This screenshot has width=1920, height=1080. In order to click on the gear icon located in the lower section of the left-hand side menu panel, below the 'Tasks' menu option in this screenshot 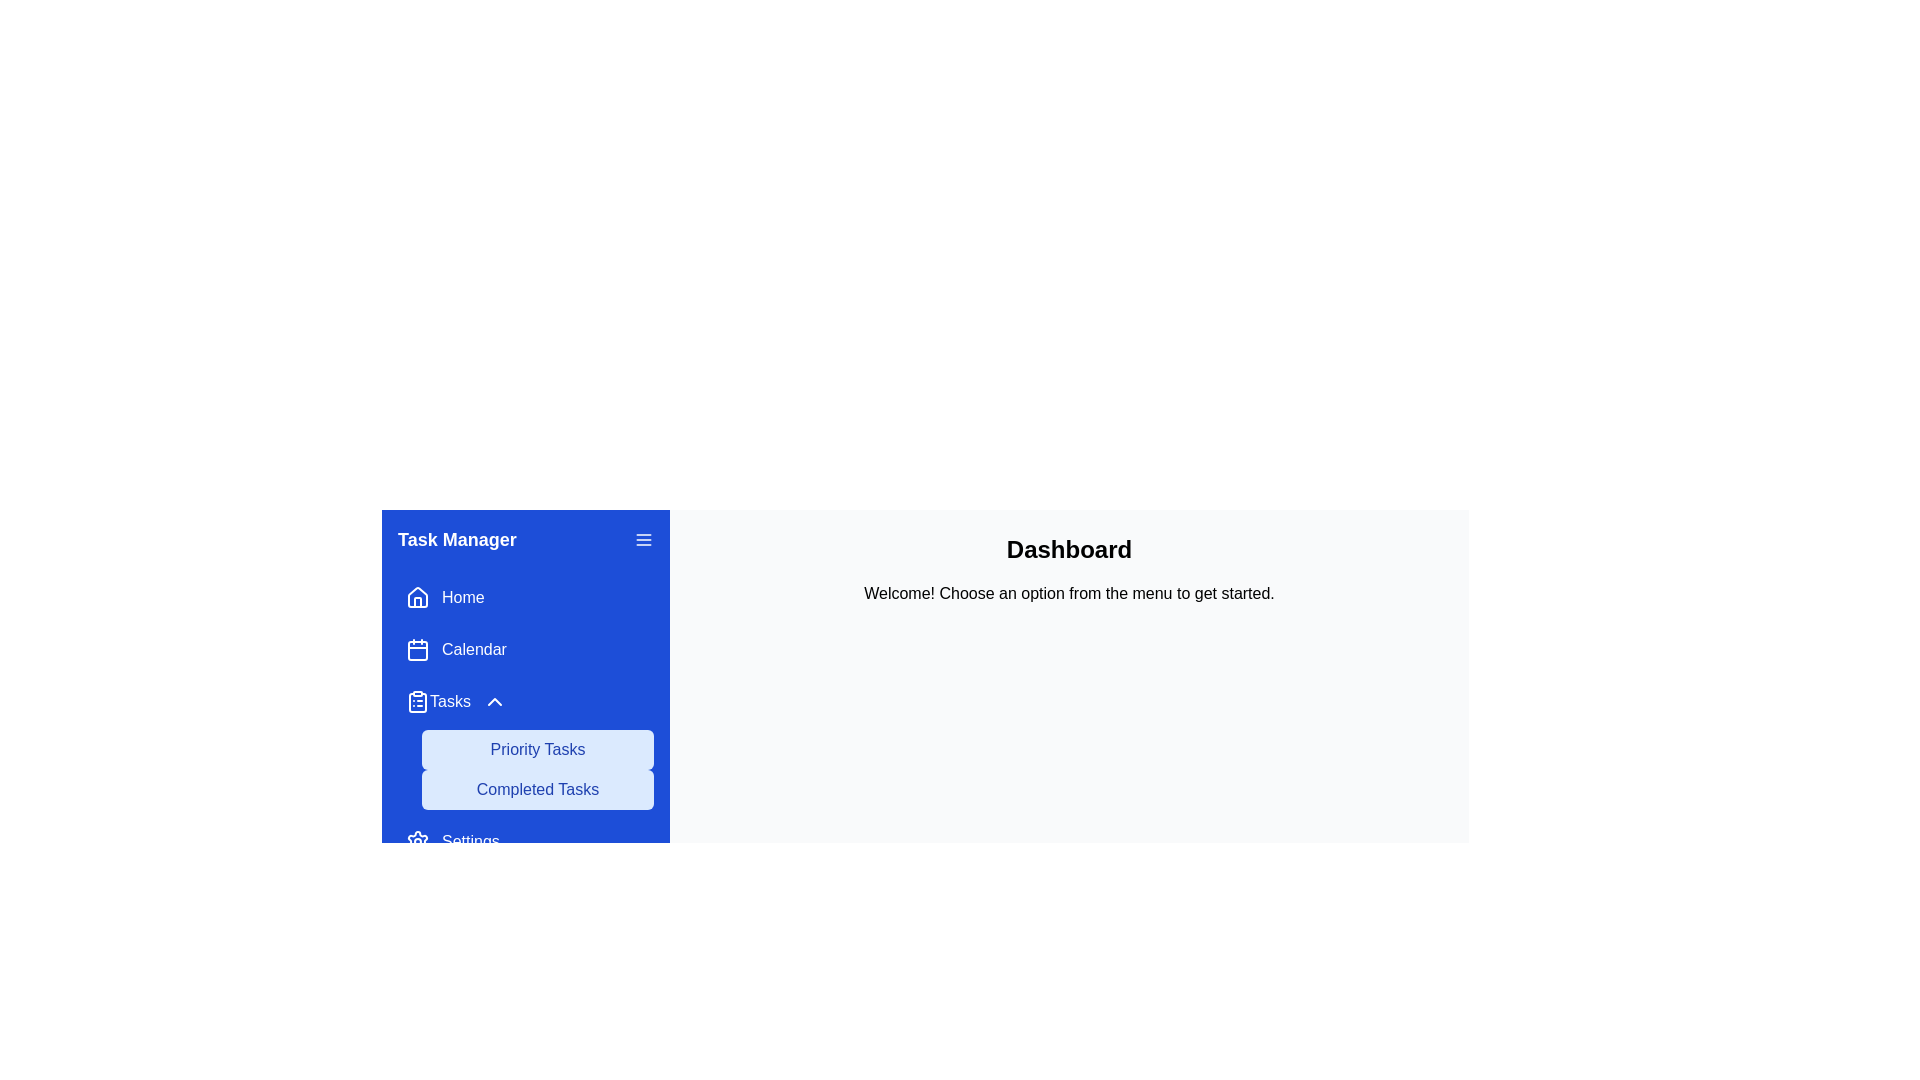, I will do `click(416, 841)`.